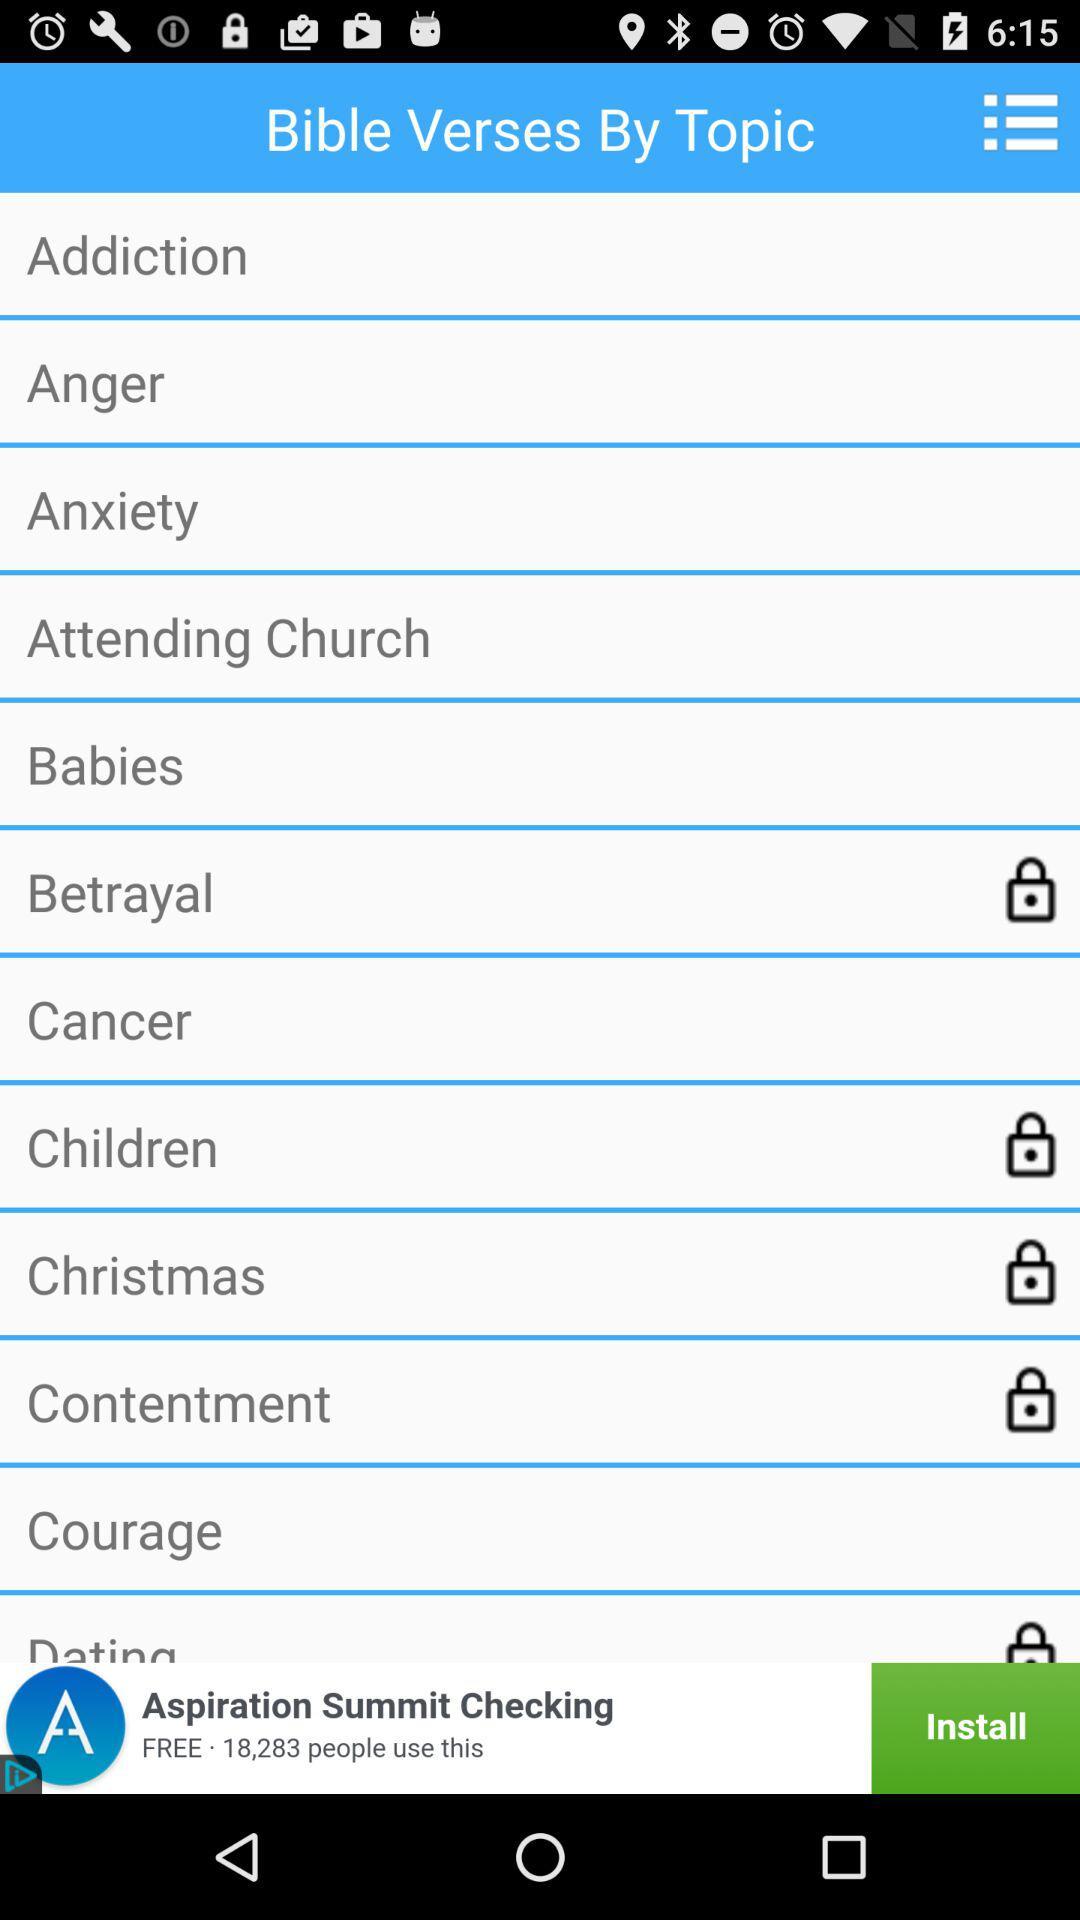 Image resolution: width=1080 pixels, height=1920 pixels. Describe the element at coordinates (1027, 129) in the screenshot. I see `the list icon` at that location.